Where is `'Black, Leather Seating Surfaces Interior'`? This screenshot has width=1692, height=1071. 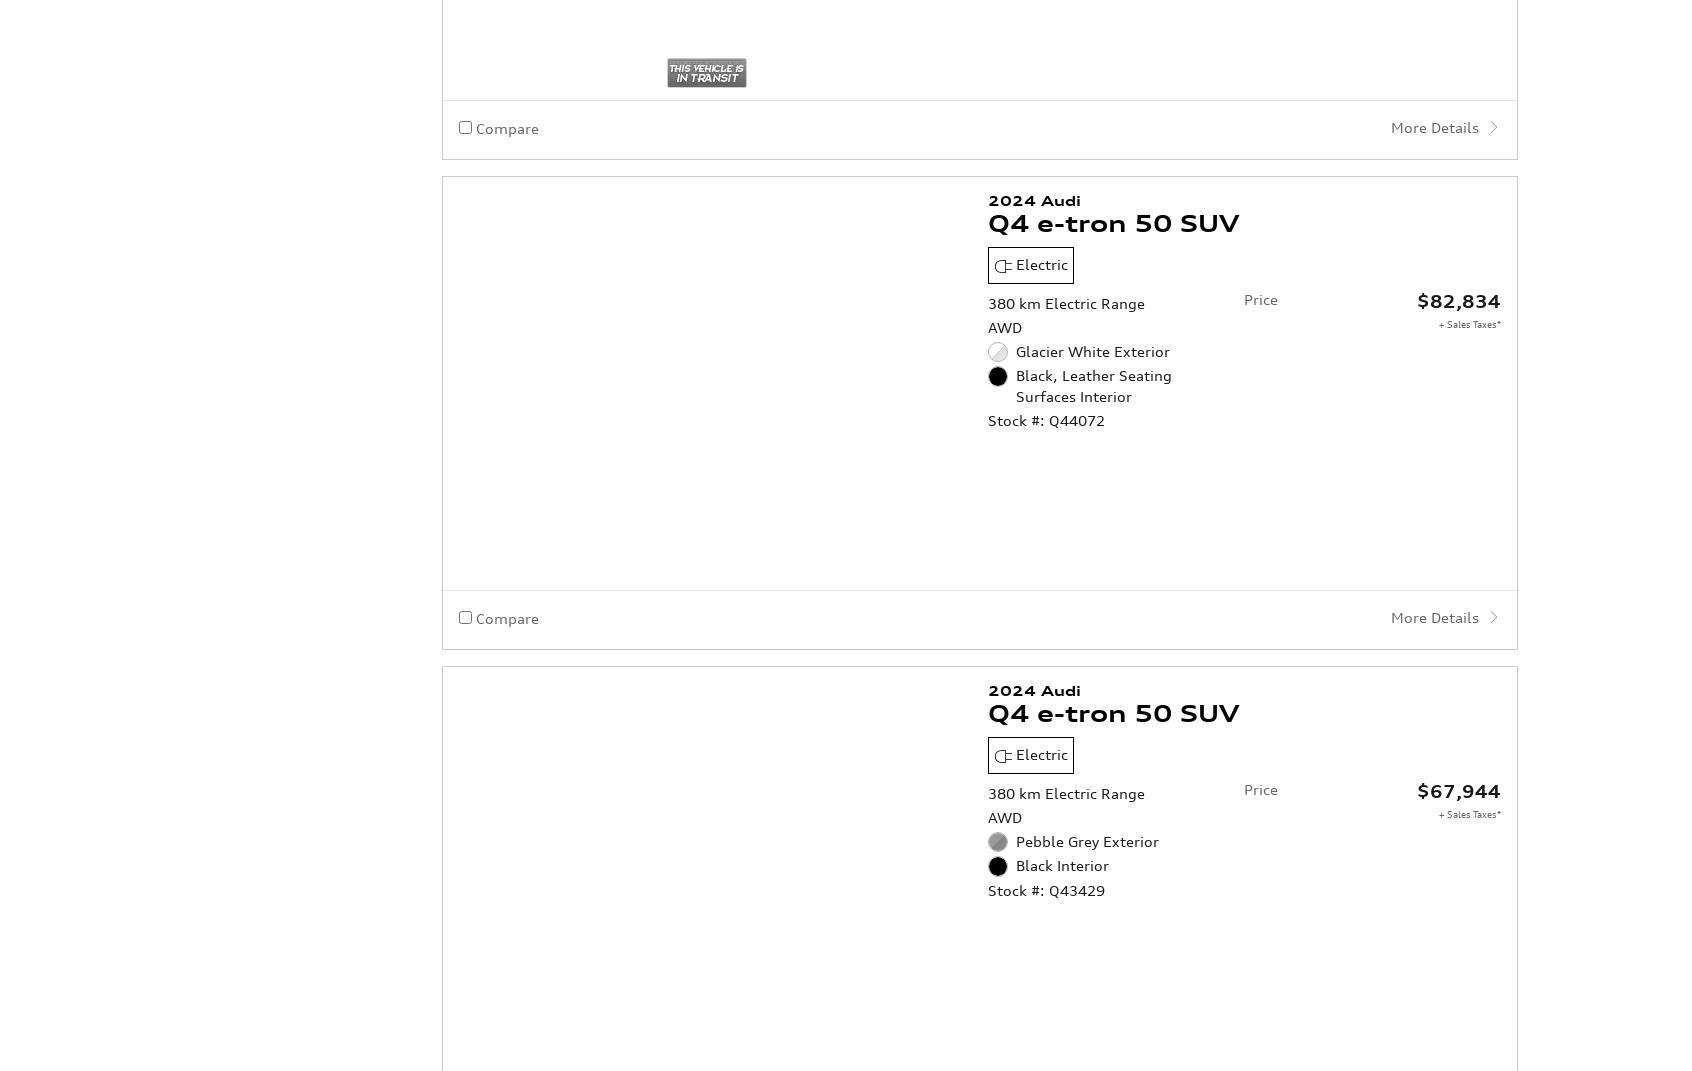
'Black, Leather Seating Surfaces Interior' is located at coordinates (1094, 224).